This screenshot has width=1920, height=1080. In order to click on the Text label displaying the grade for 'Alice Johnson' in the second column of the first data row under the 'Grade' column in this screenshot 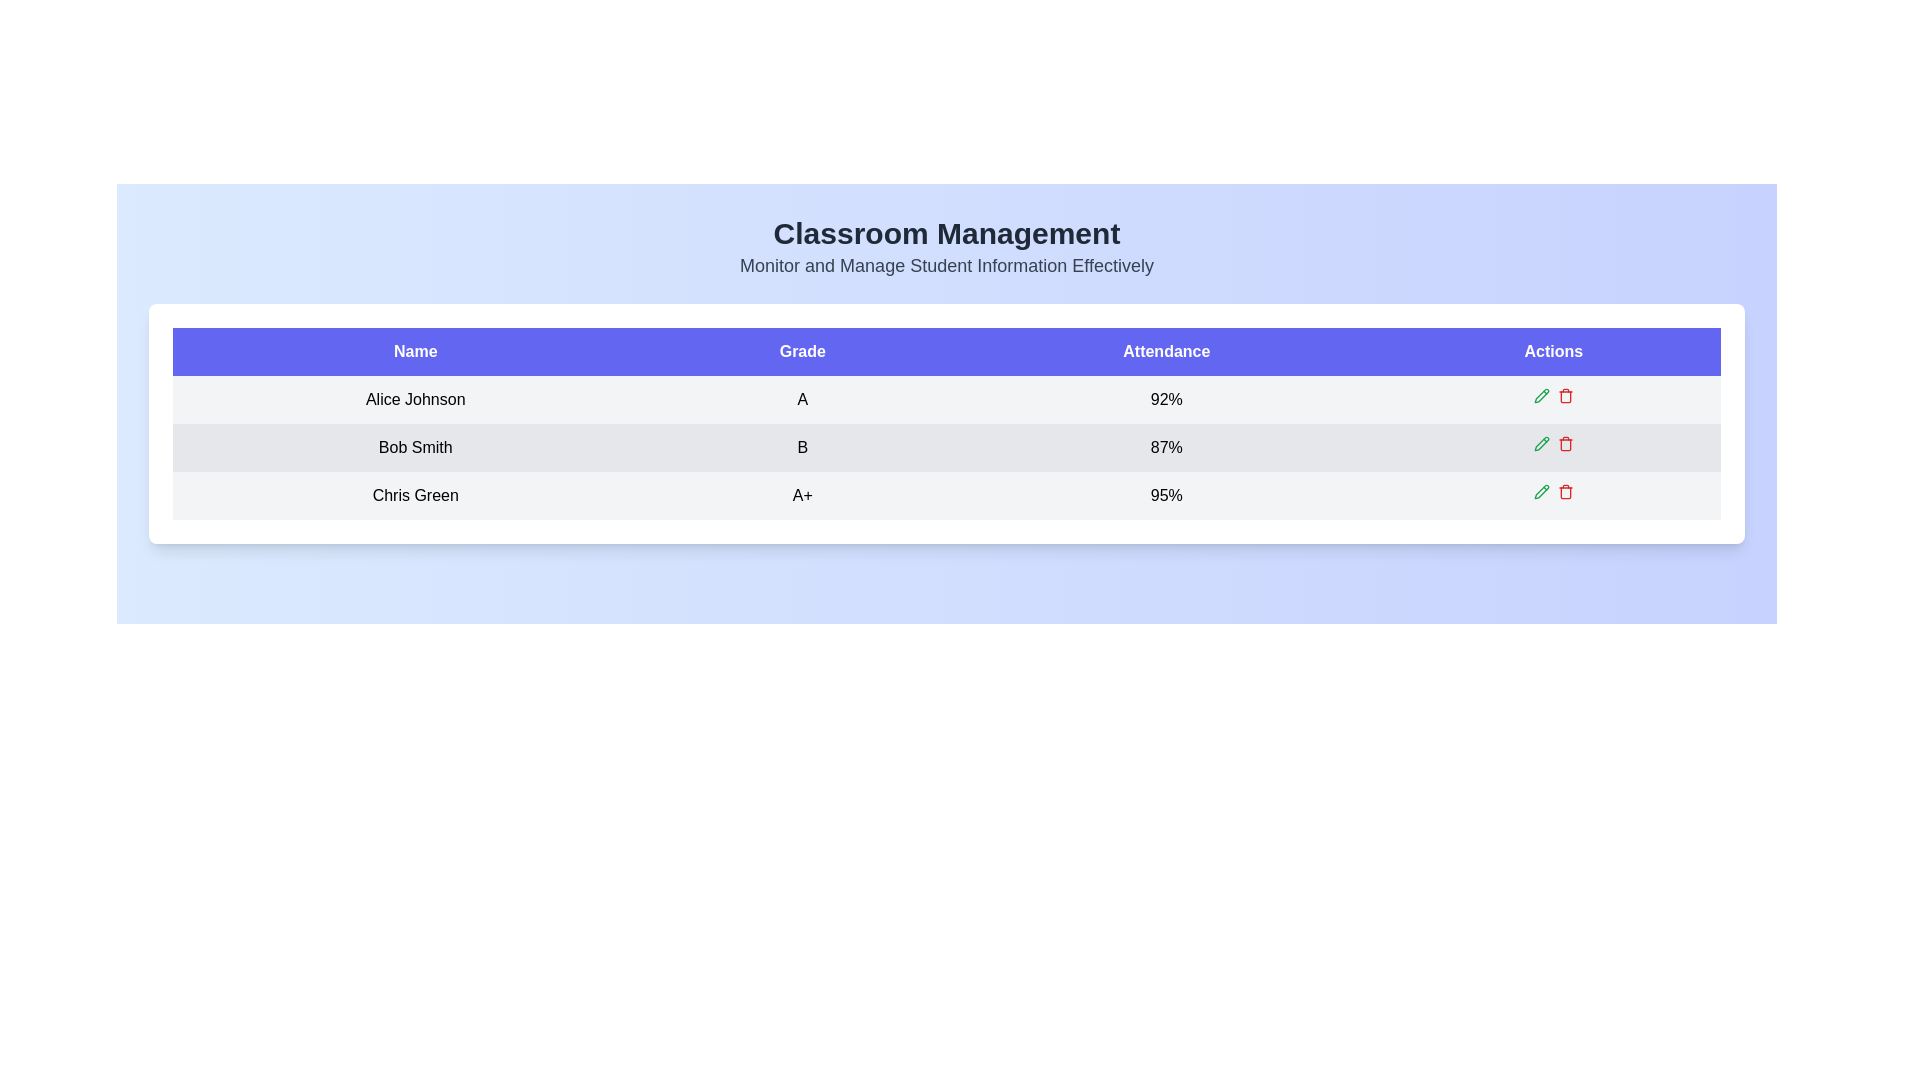, I will do `click(802, 400)`.